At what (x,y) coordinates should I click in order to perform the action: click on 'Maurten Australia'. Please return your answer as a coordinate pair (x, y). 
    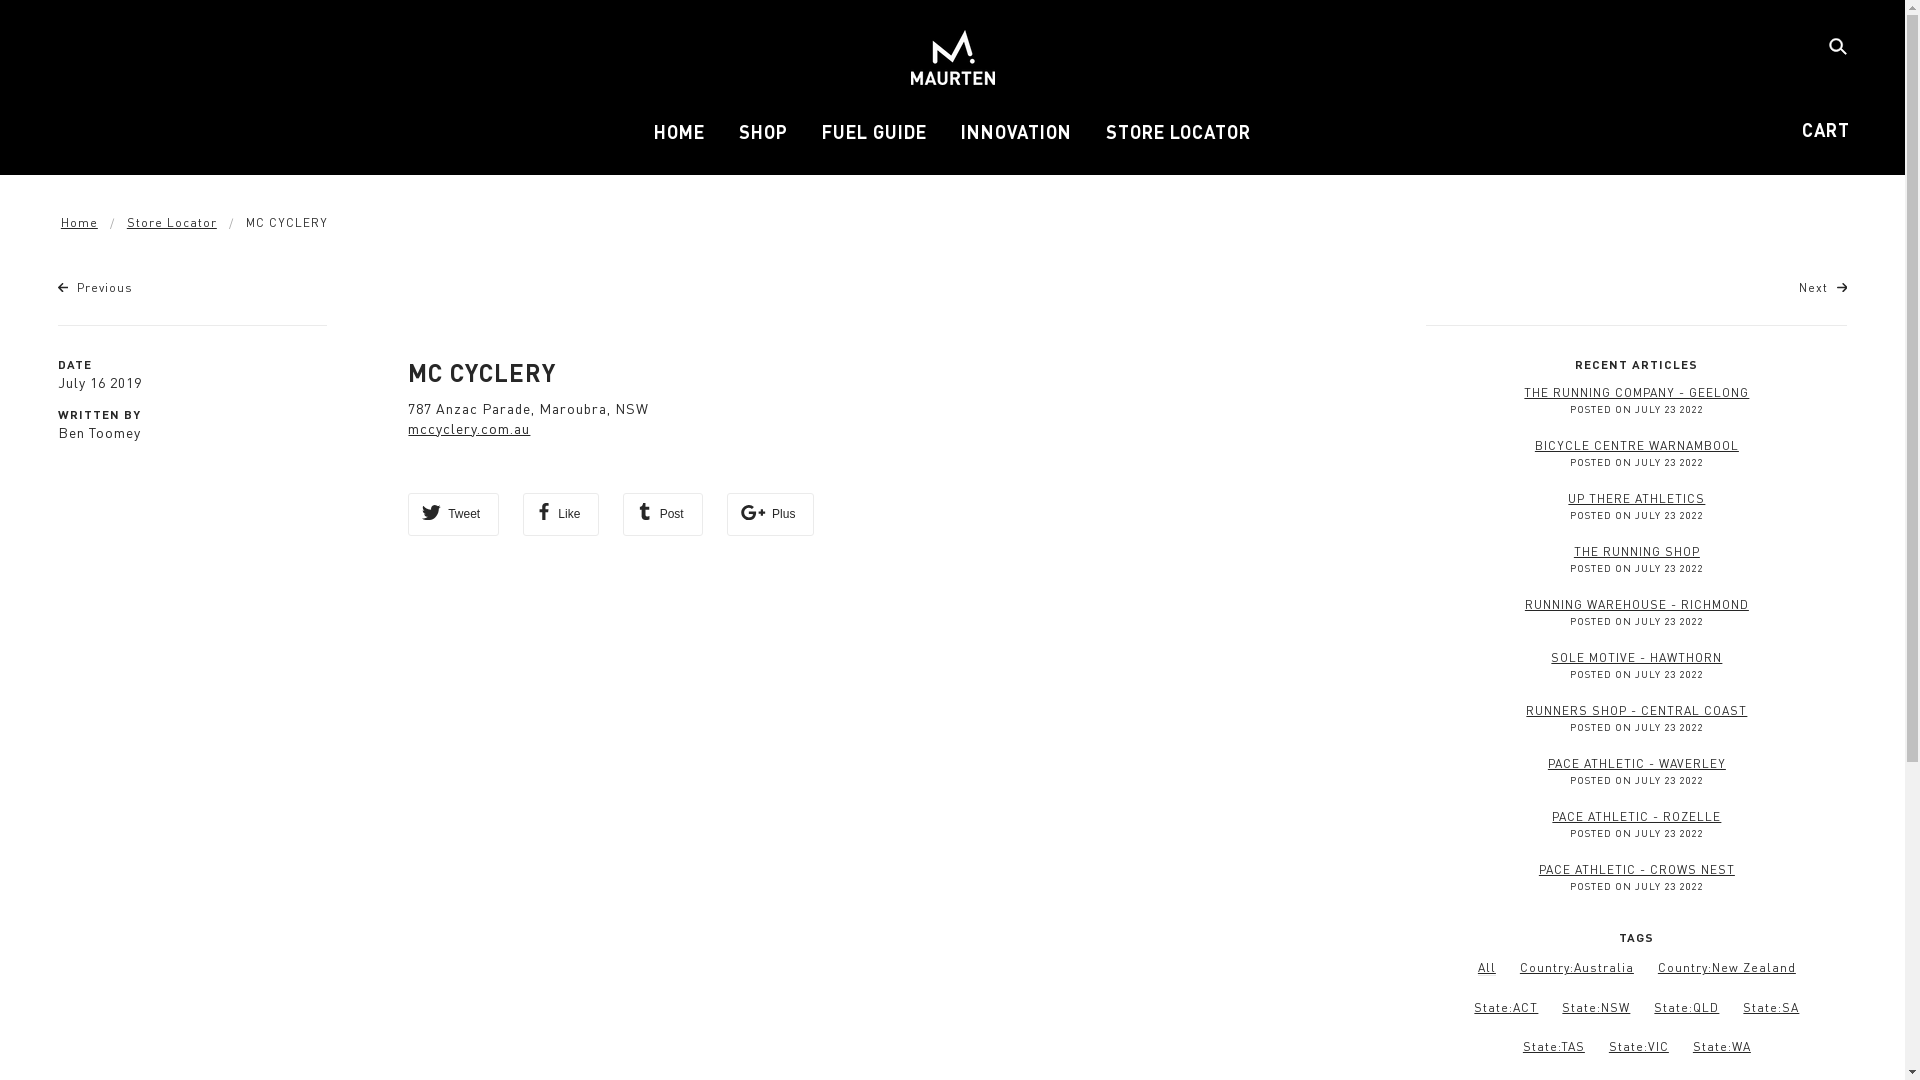
    Looking at the image, I should click on (950, 56).